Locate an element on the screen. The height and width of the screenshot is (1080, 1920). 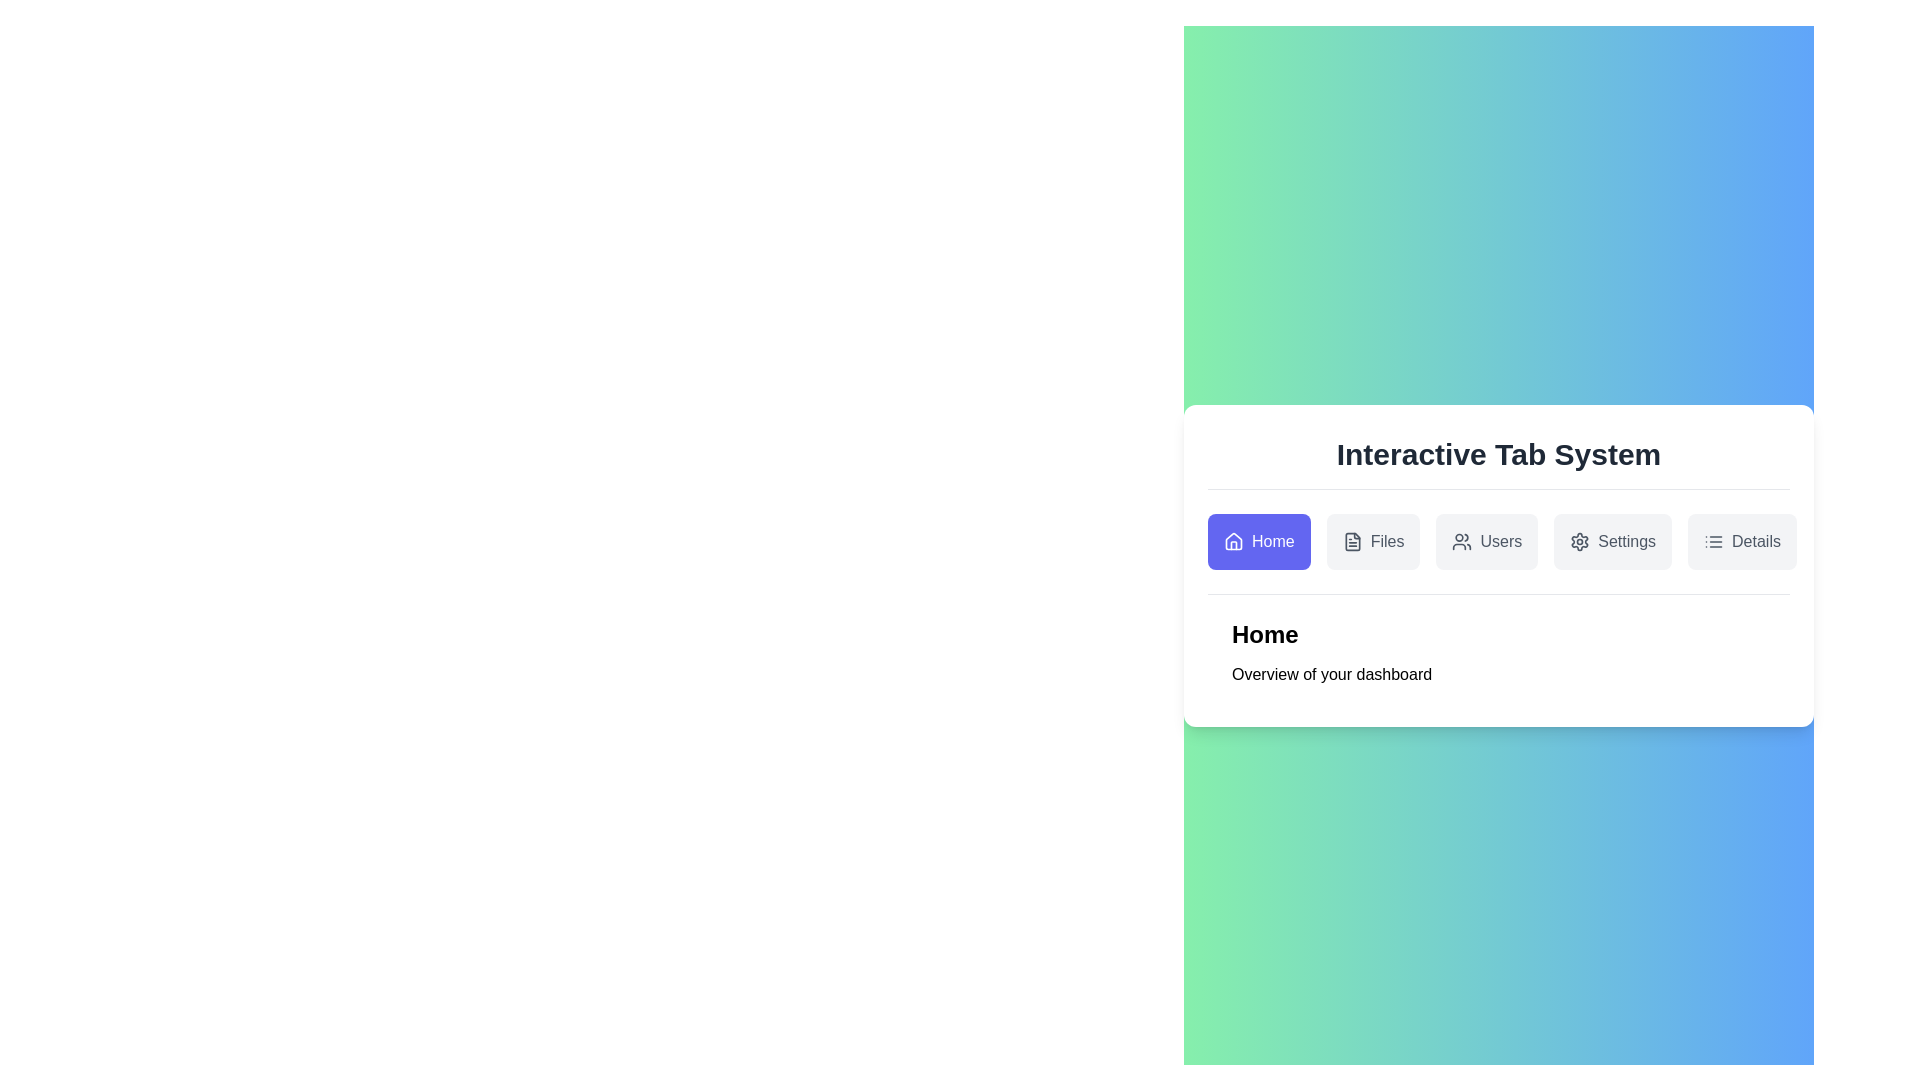
the 'Users' tab icon located in the tab bar between 'Files' and 'Settings' is located at coordinates (1462, 542).